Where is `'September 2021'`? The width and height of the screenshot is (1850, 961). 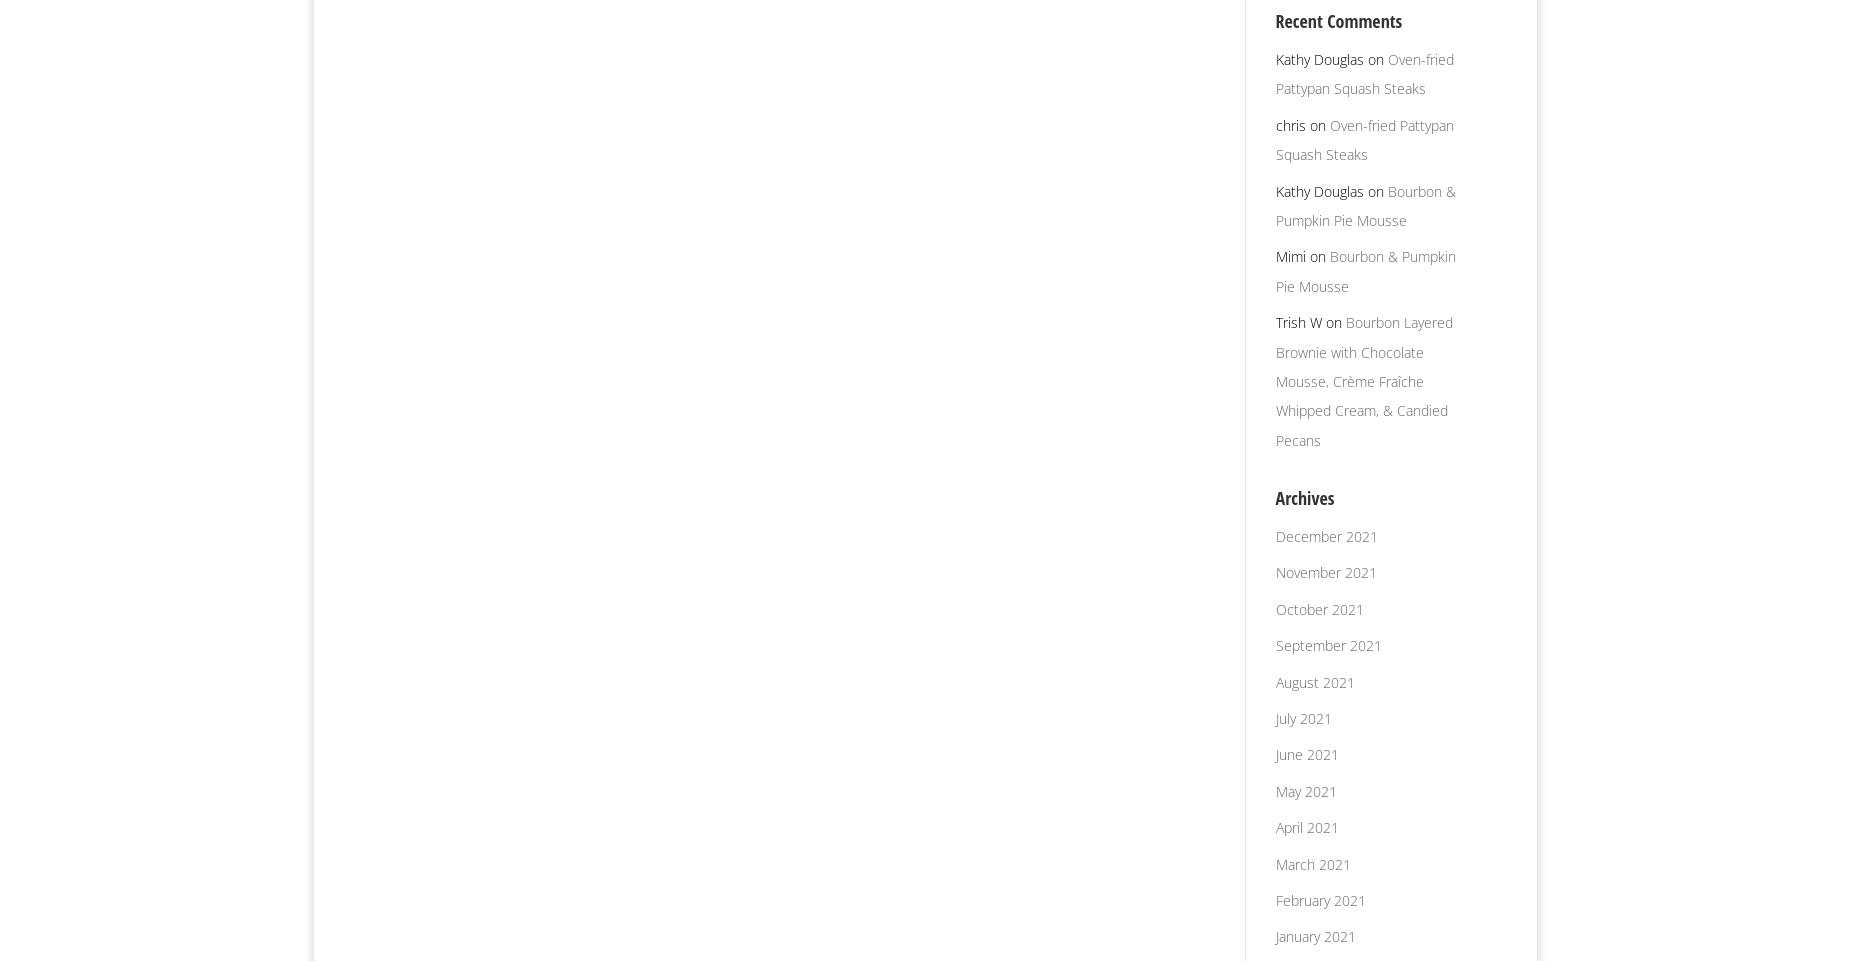 'September 2021' is located at coordinates (1326, 644).